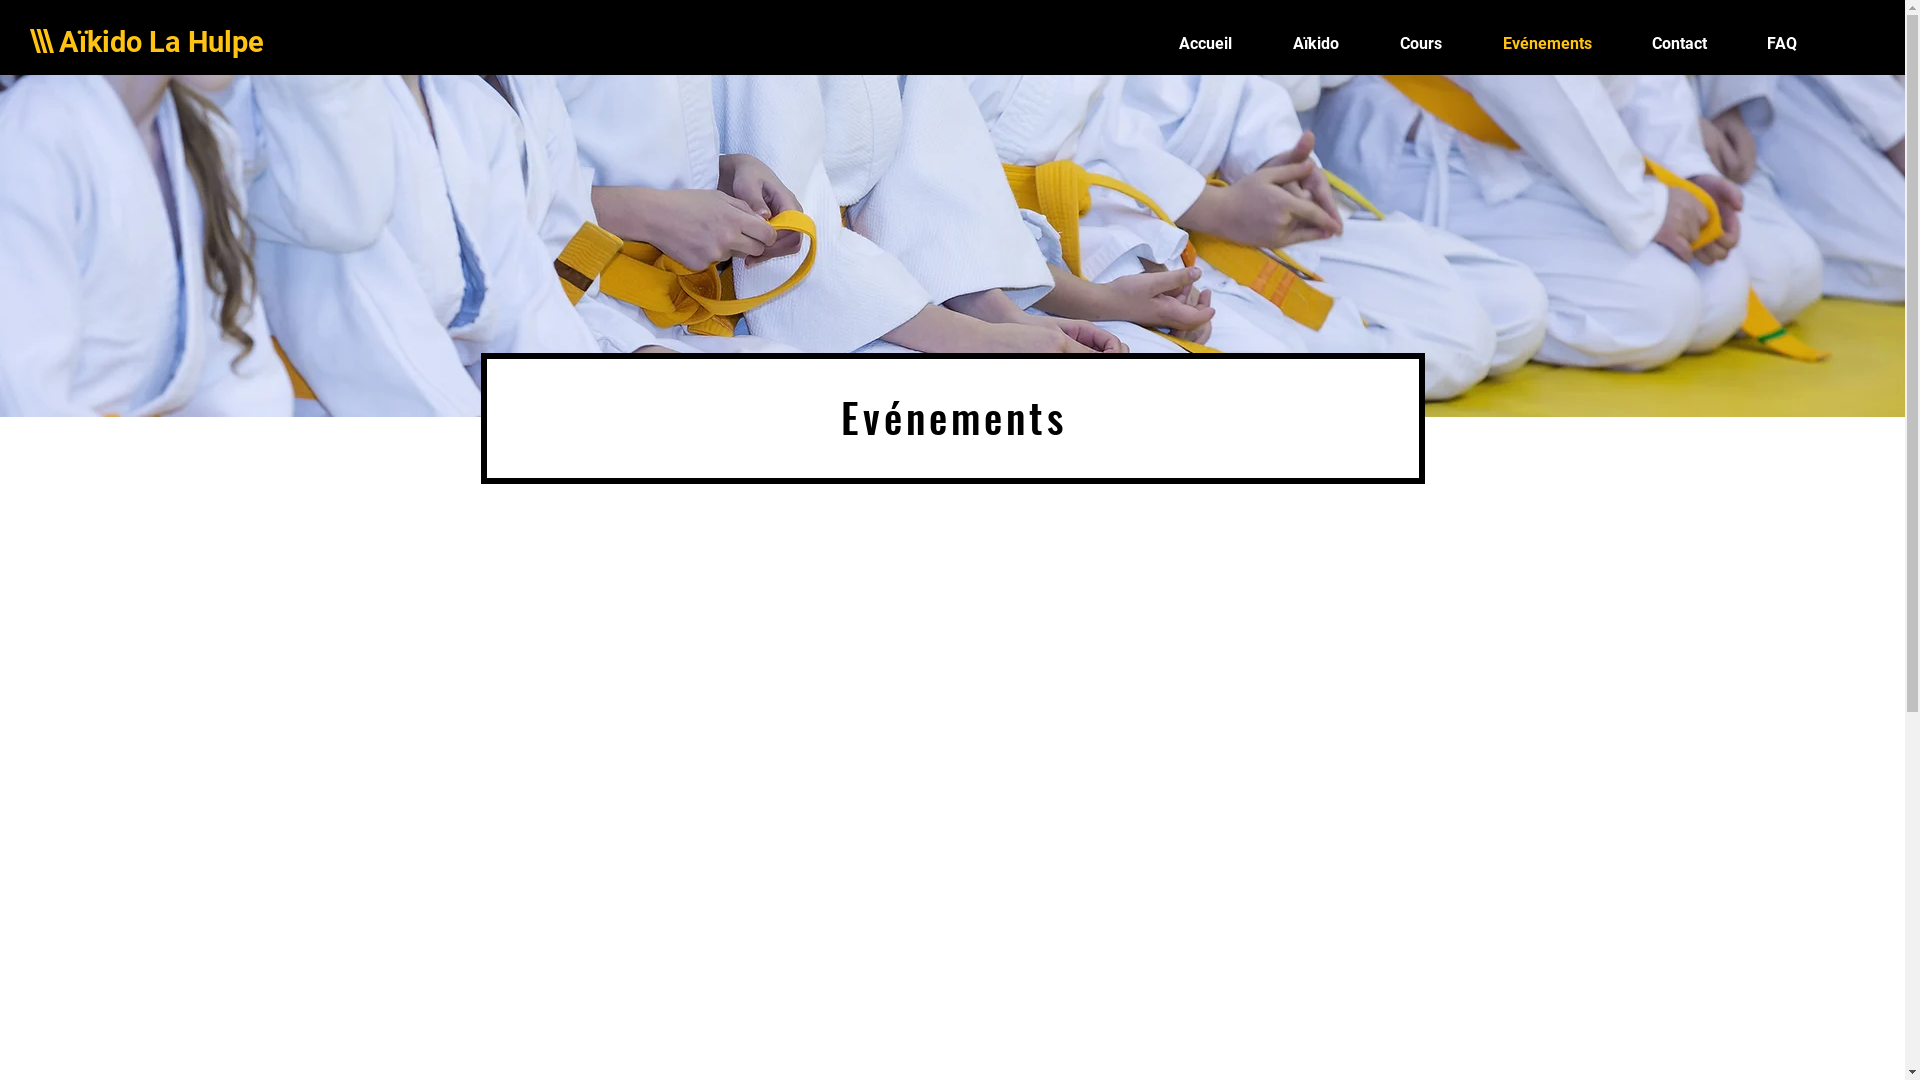  I want to click on 'Accueil', so click(1147, 43).